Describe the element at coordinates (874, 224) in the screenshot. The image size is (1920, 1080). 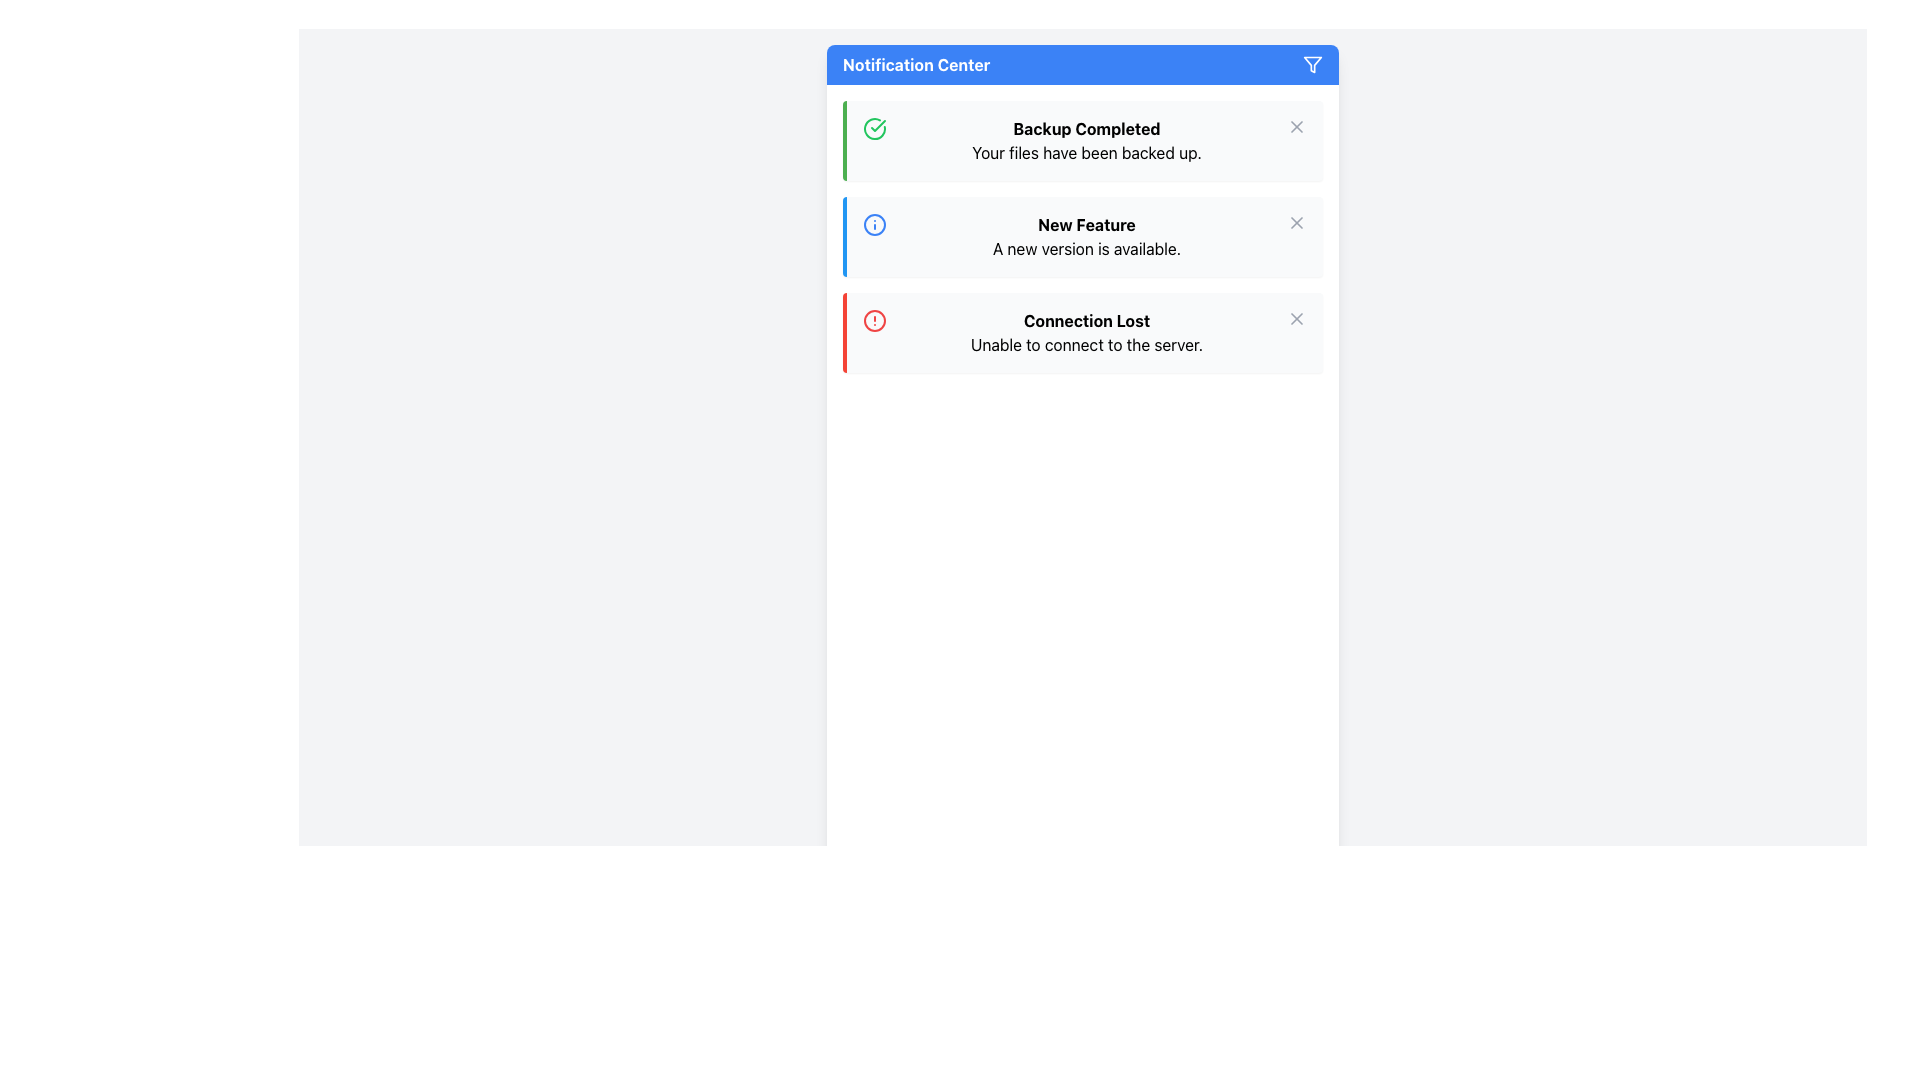
I see `the icon representing the 'New Feature' notification located in the left section of the second notification entry in the notification panel` at that location.